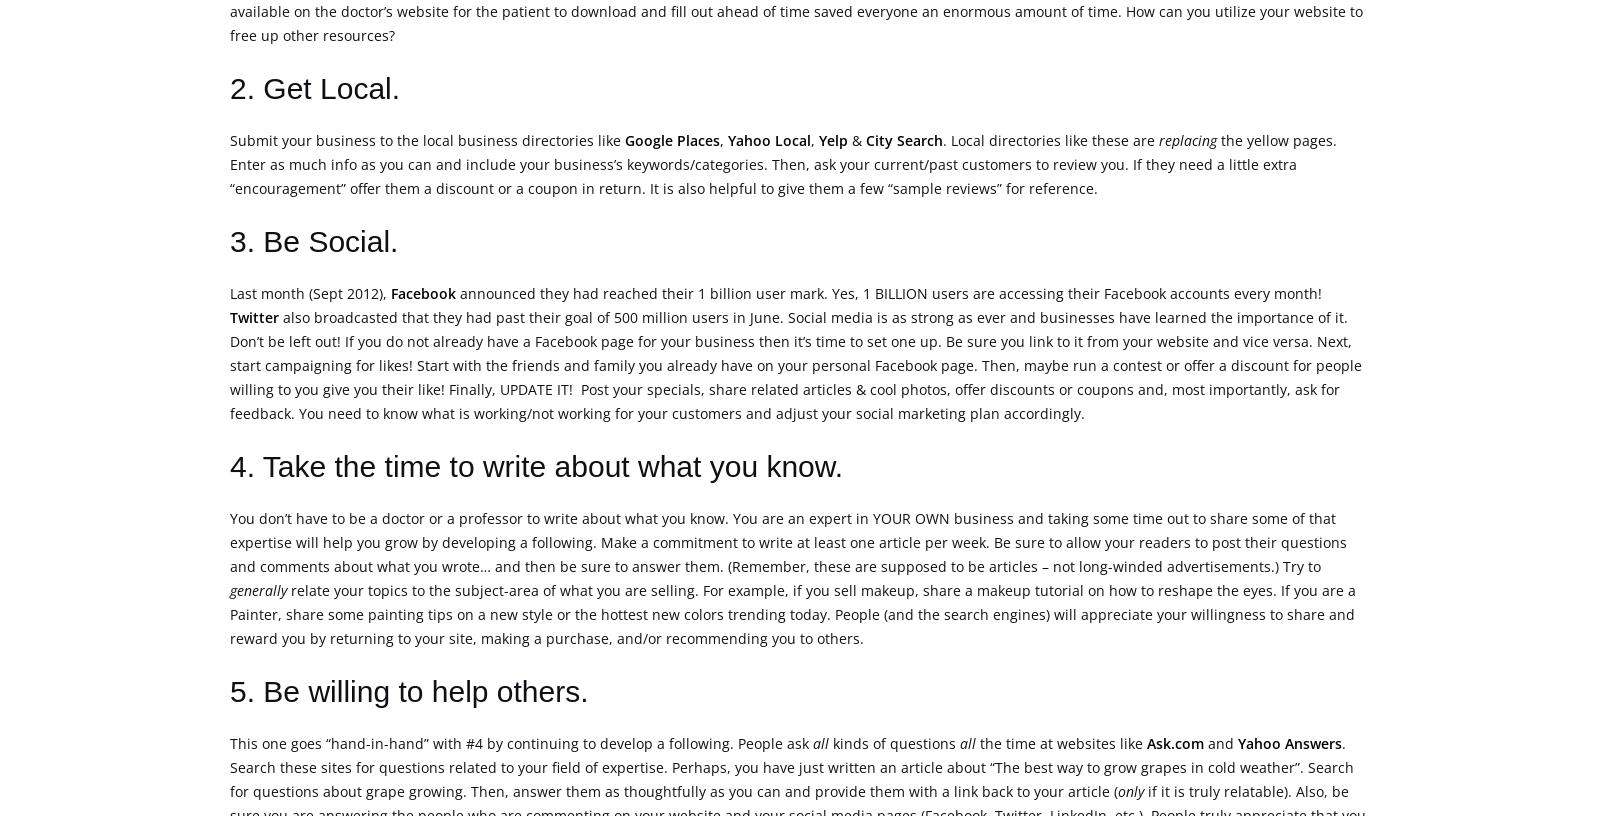 The width and height of the screenshot is (1600, 816). I want to click on 'the yellow pages. Enter as much info as you can and include your business’s keywords/categories. Then, ask your current/past customers to review you. If they need a little extra “encouragement” offer them a discount or a coupon in return. It is also helpful to give them a few “sample reviews” for reference.', so click(783, 164).